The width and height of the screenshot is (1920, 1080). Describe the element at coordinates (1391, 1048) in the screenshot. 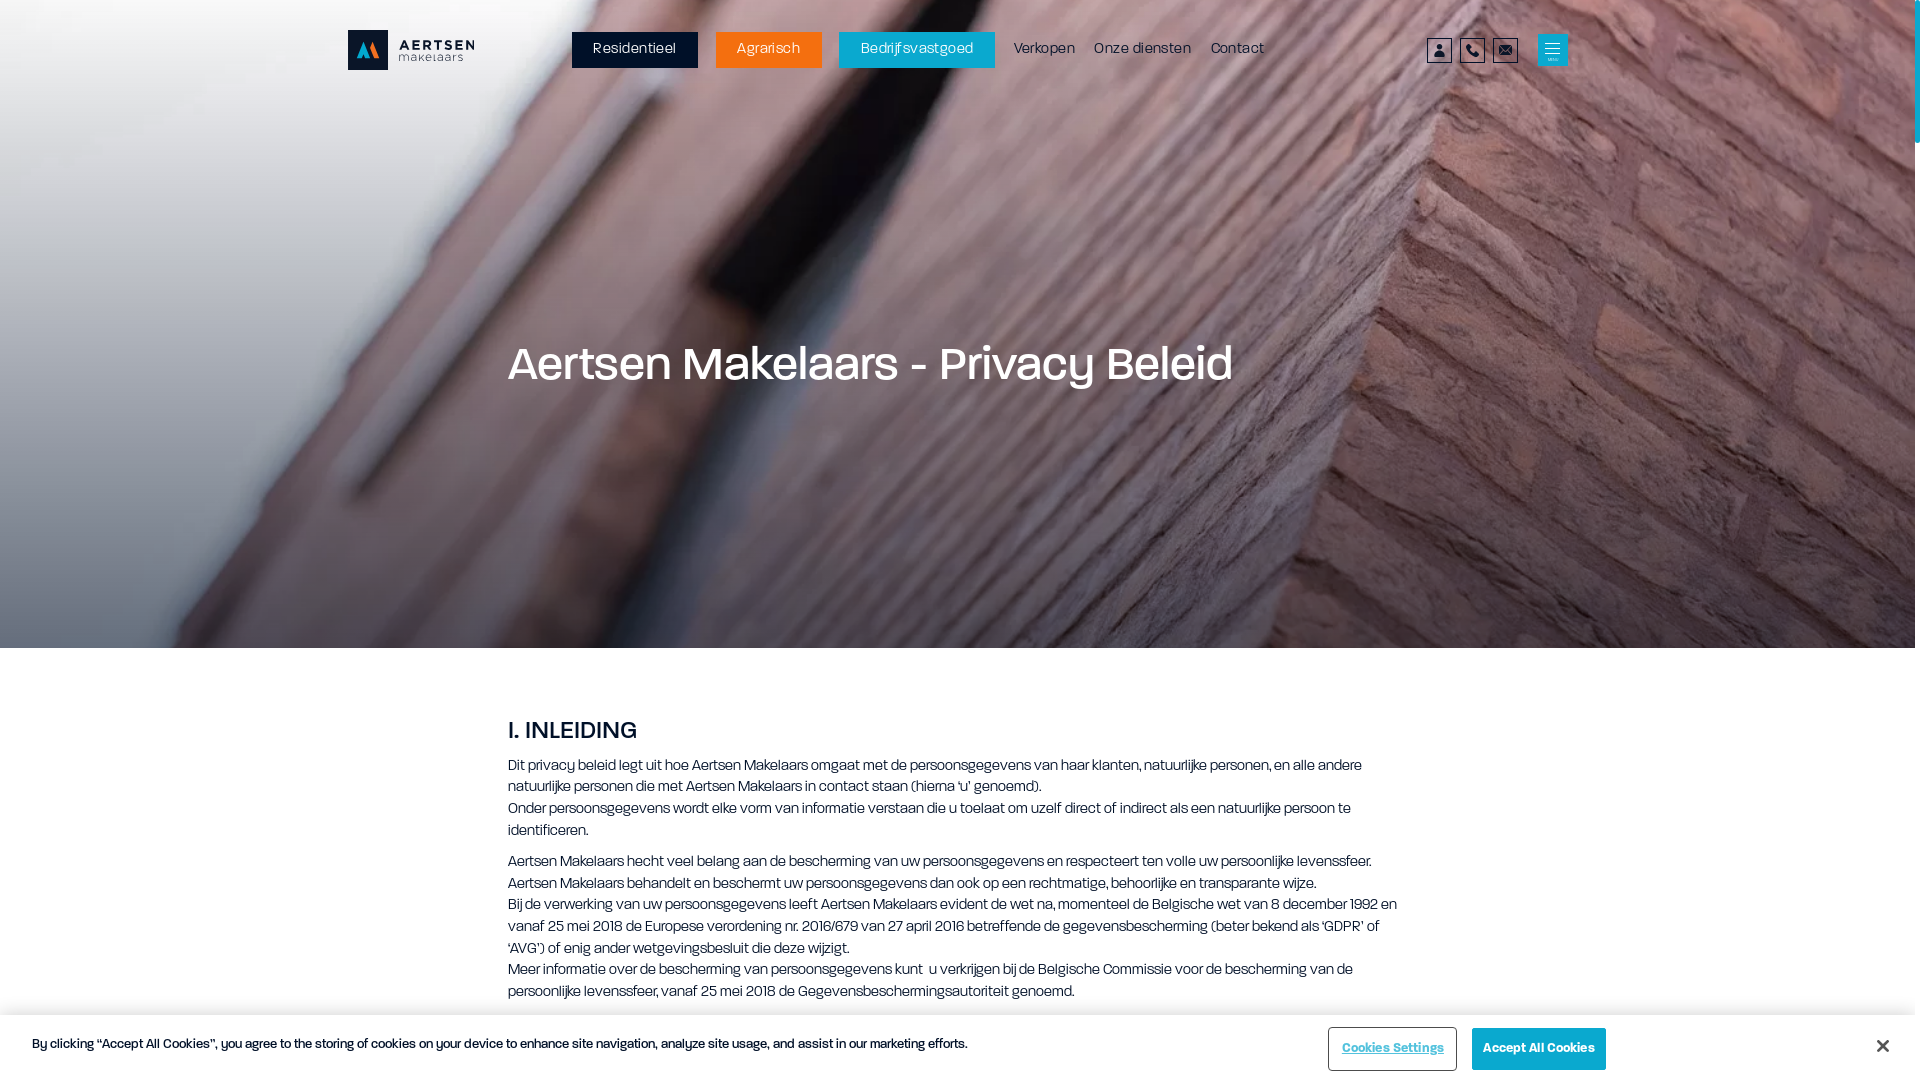

I see `'Cookies Settings'` at that location.